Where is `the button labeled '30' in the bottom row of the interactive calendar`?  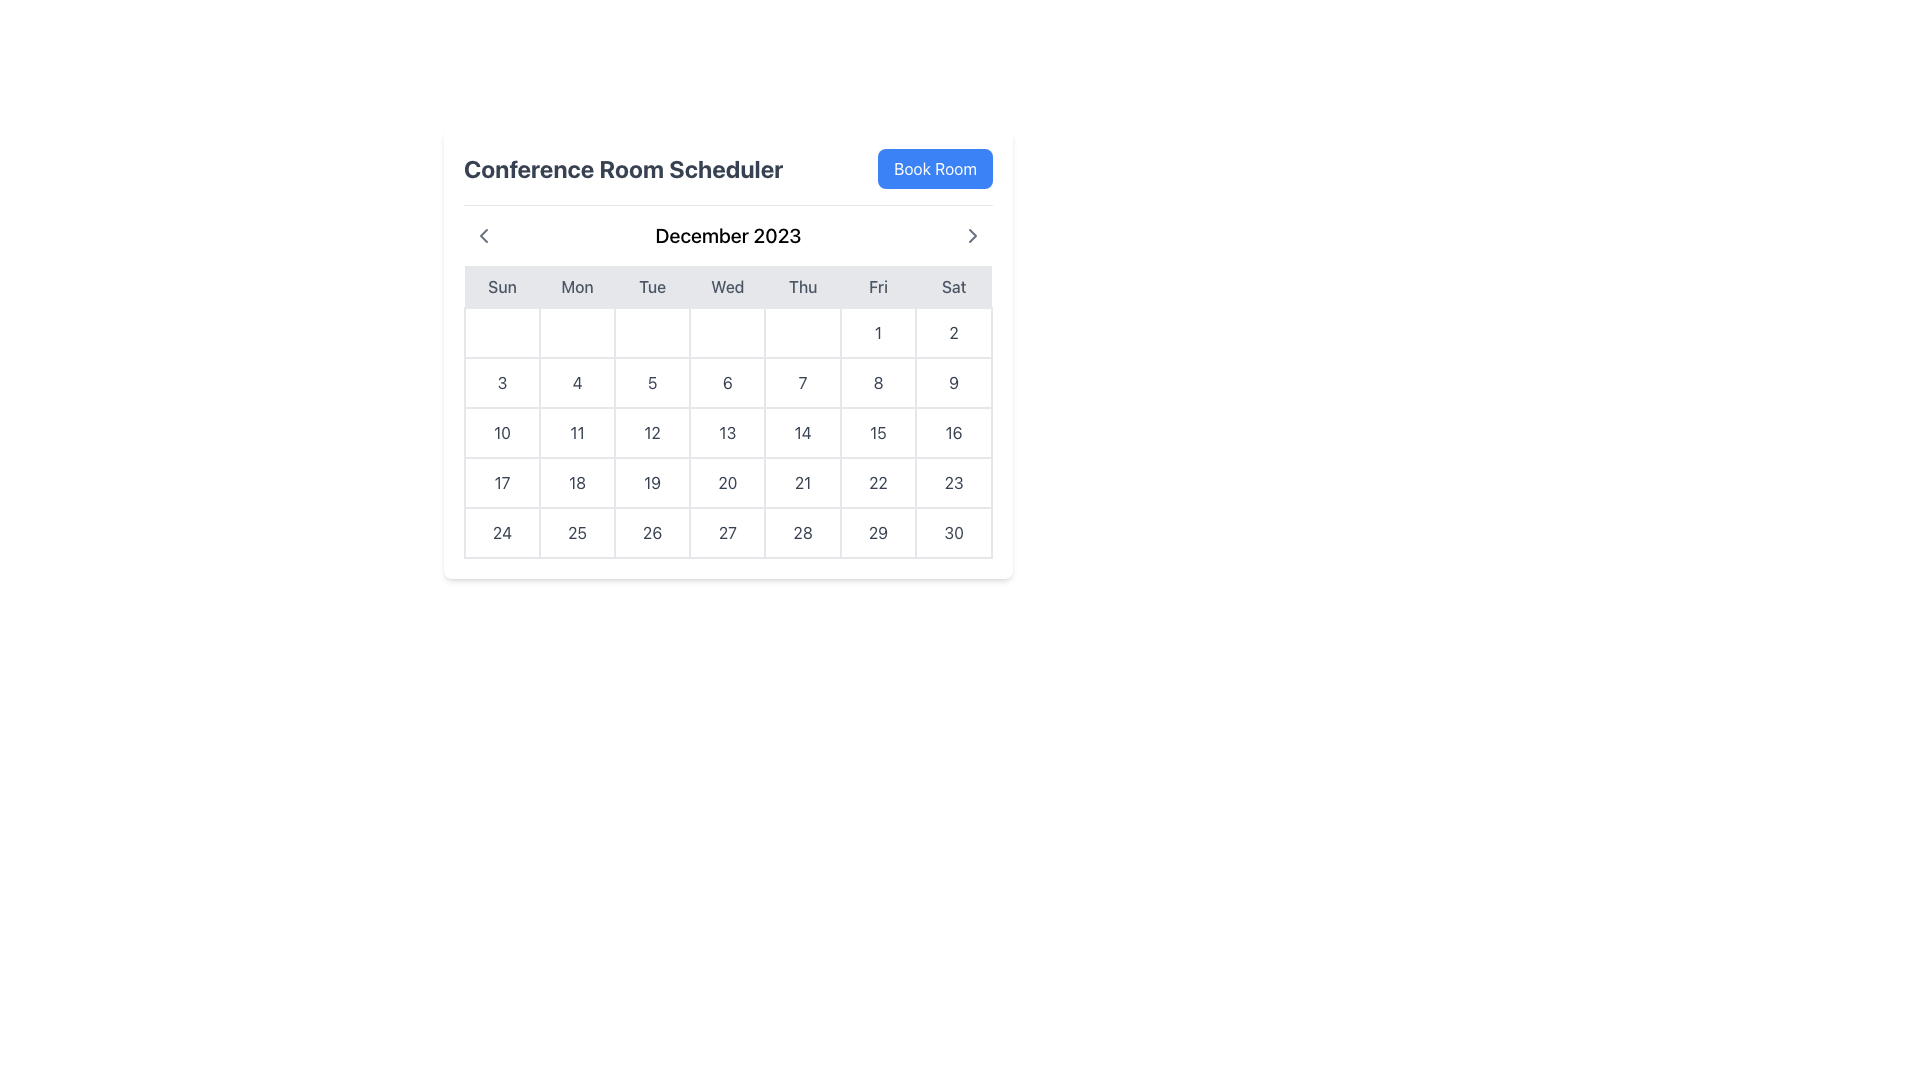 the button labeled '30' in the bottom row of the interactive calendar is located at coordinates (953, 531).